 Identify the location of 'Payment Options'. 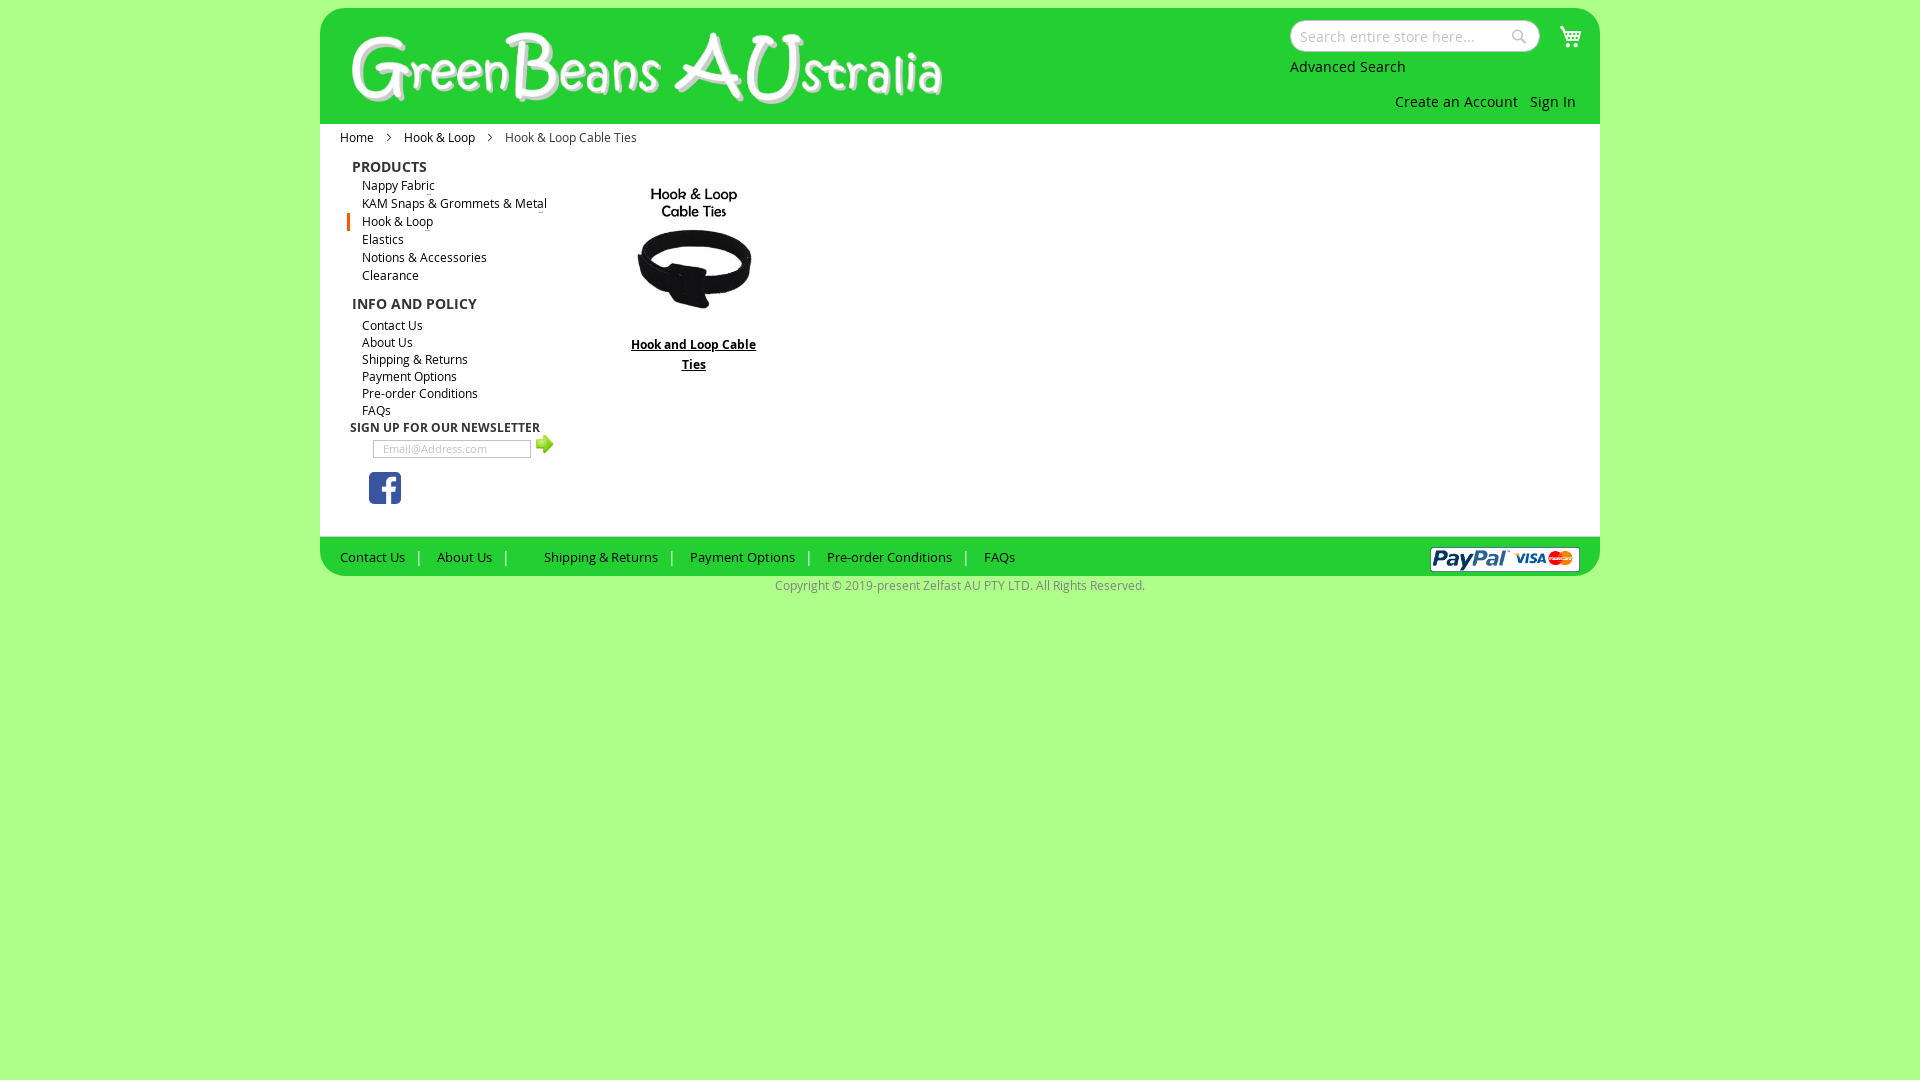
(741, 562).